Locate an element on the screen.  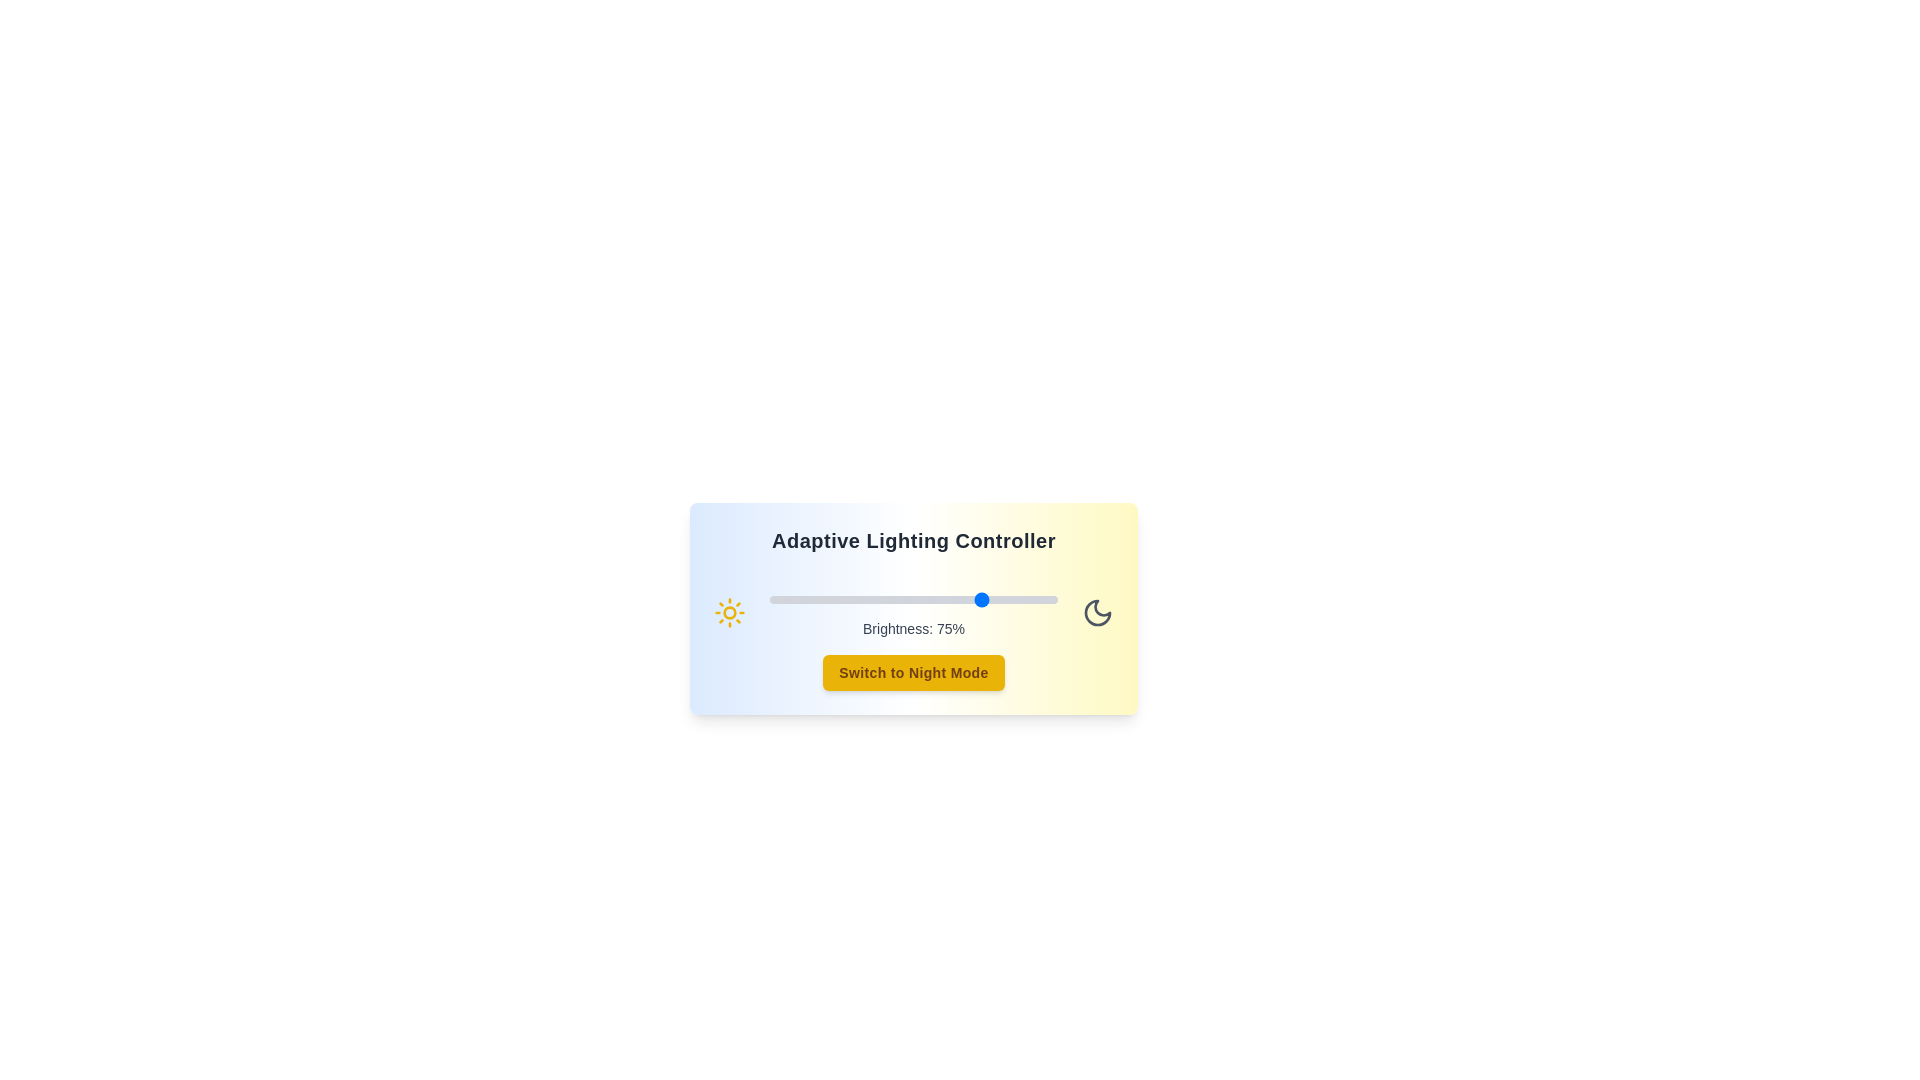
the Label displaying 'Brightness: 75%' which is positioned beneath the brightness slider control in the center of the panel is located at coordinates (912, 612).